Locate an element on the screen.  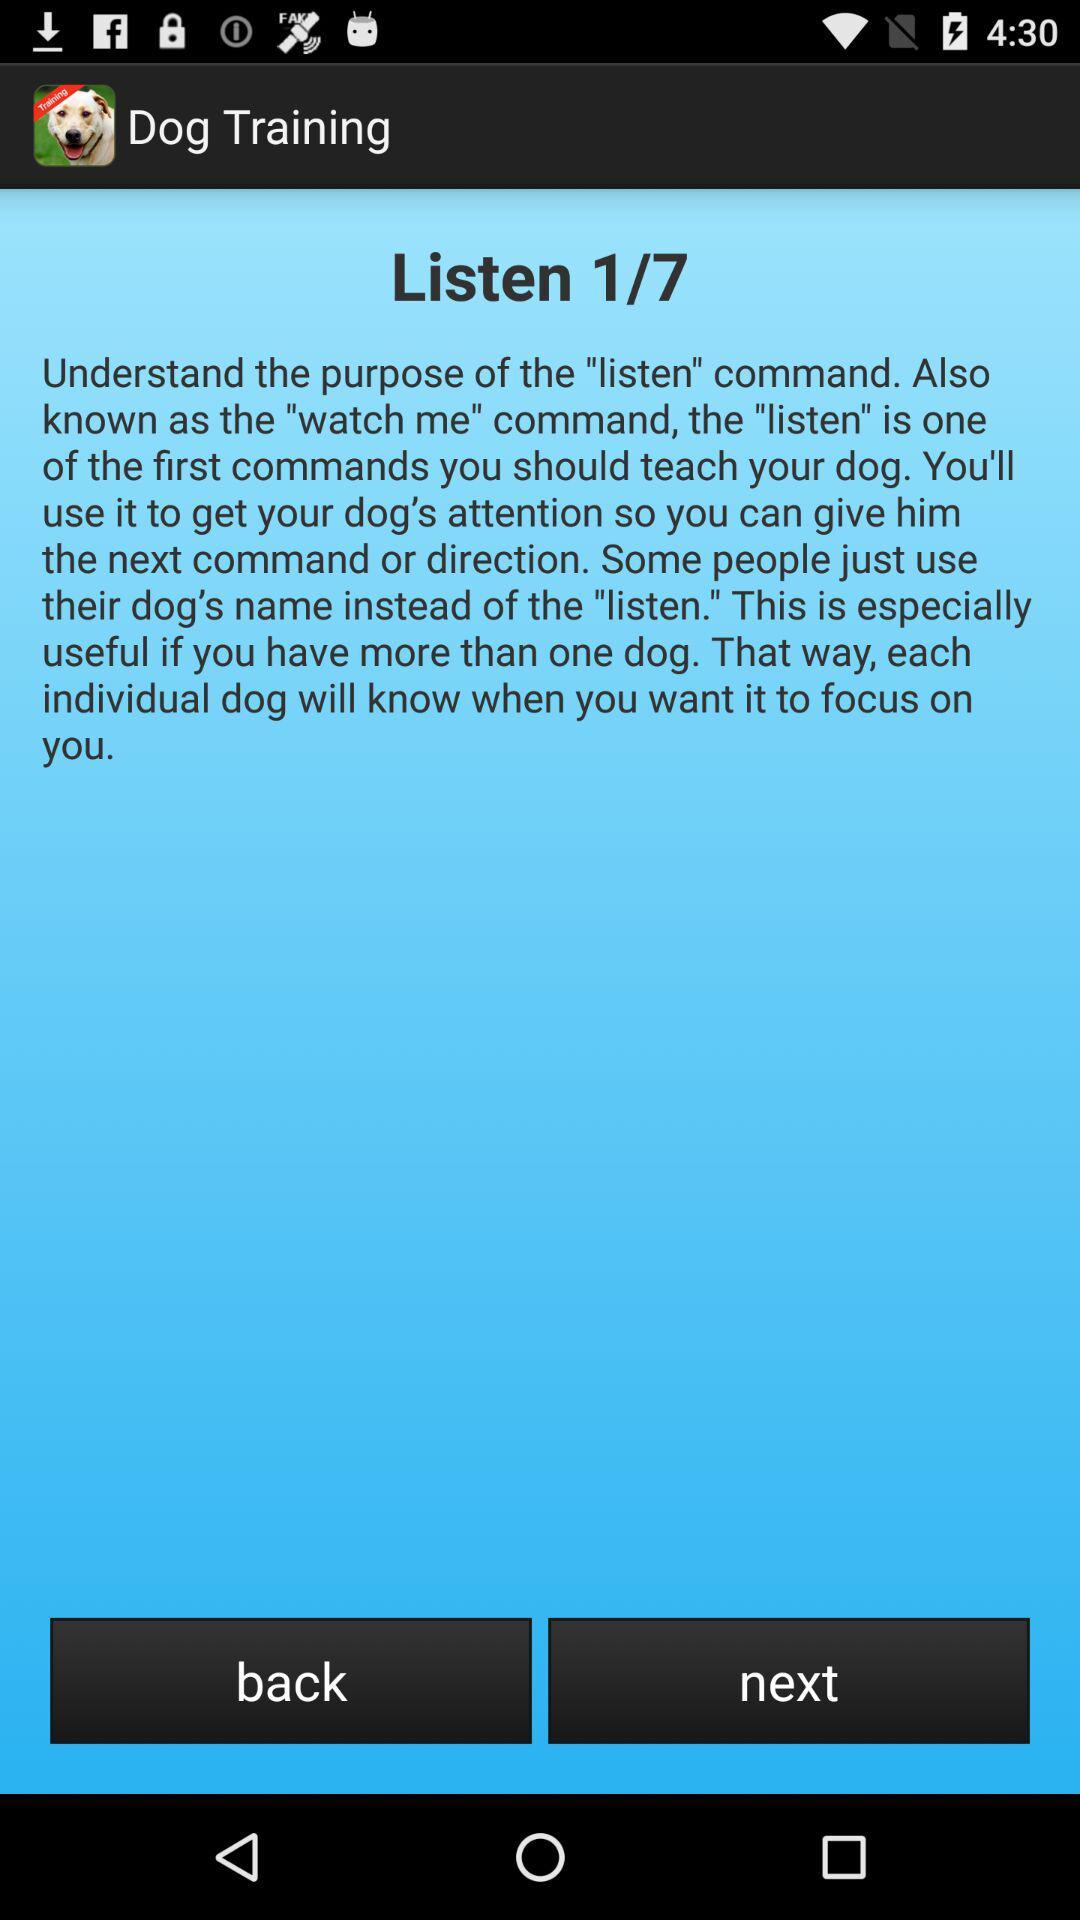
icon below the understand the purpose is located at coordinates (788, 1680).